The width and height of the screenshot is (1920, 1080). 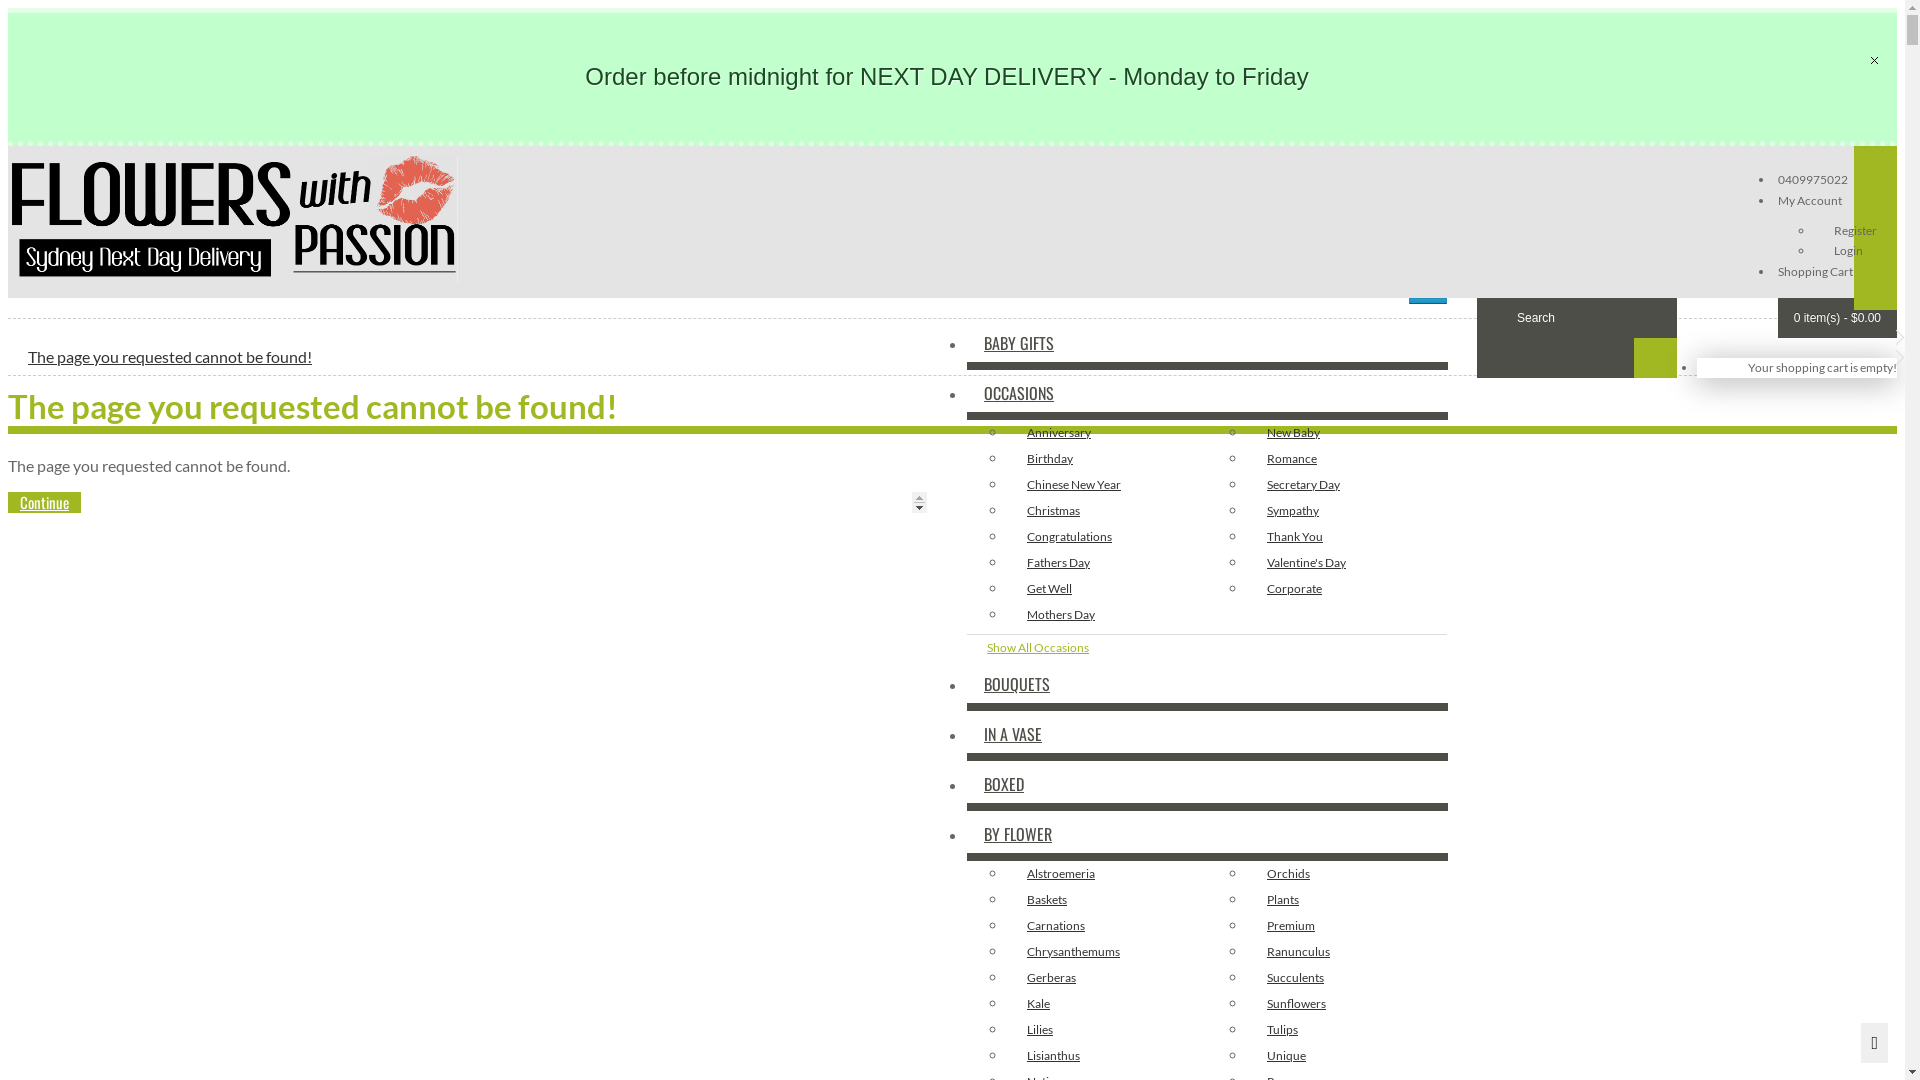 I want to click on 'Sympathy', so click(x=1347, y=509).